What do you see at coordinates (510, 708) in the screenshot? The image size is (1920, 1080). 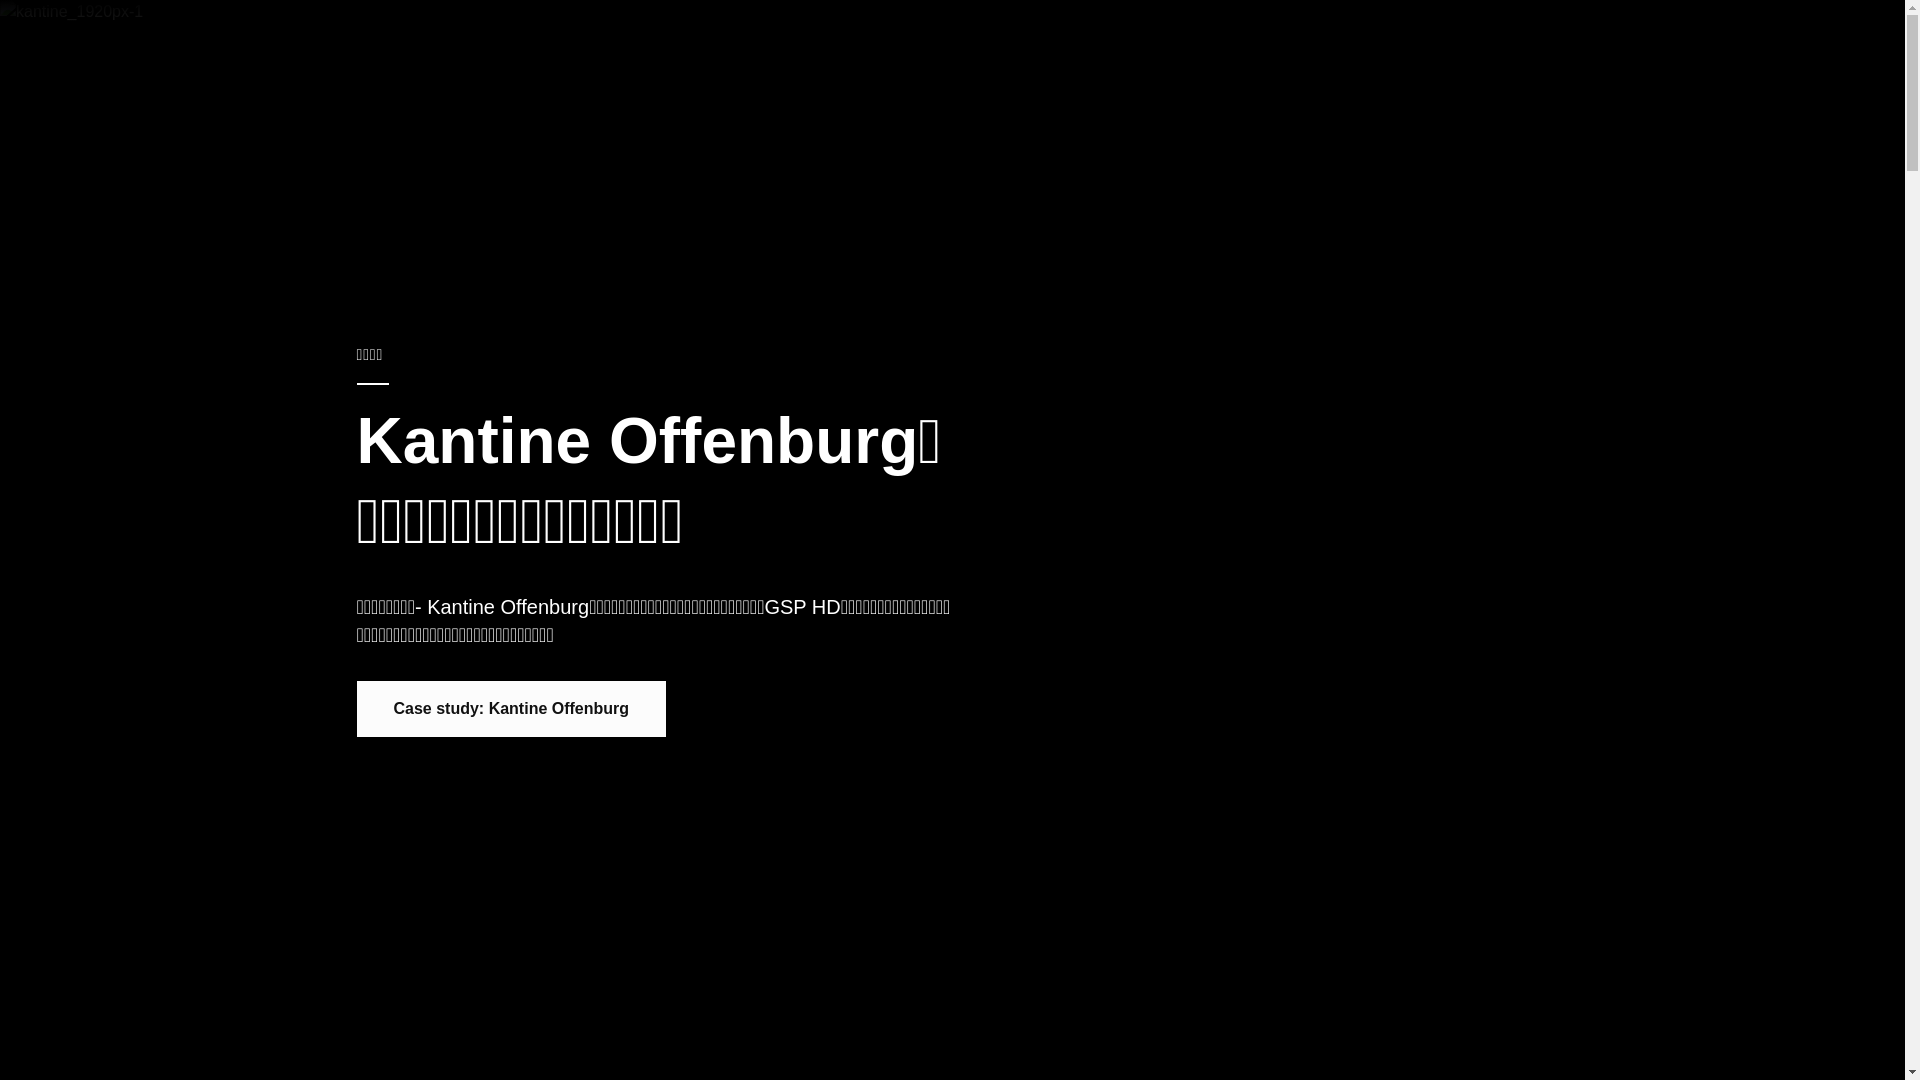 I see `'Case study: Kantine Offenburg'` at bounding box center [510, 708].